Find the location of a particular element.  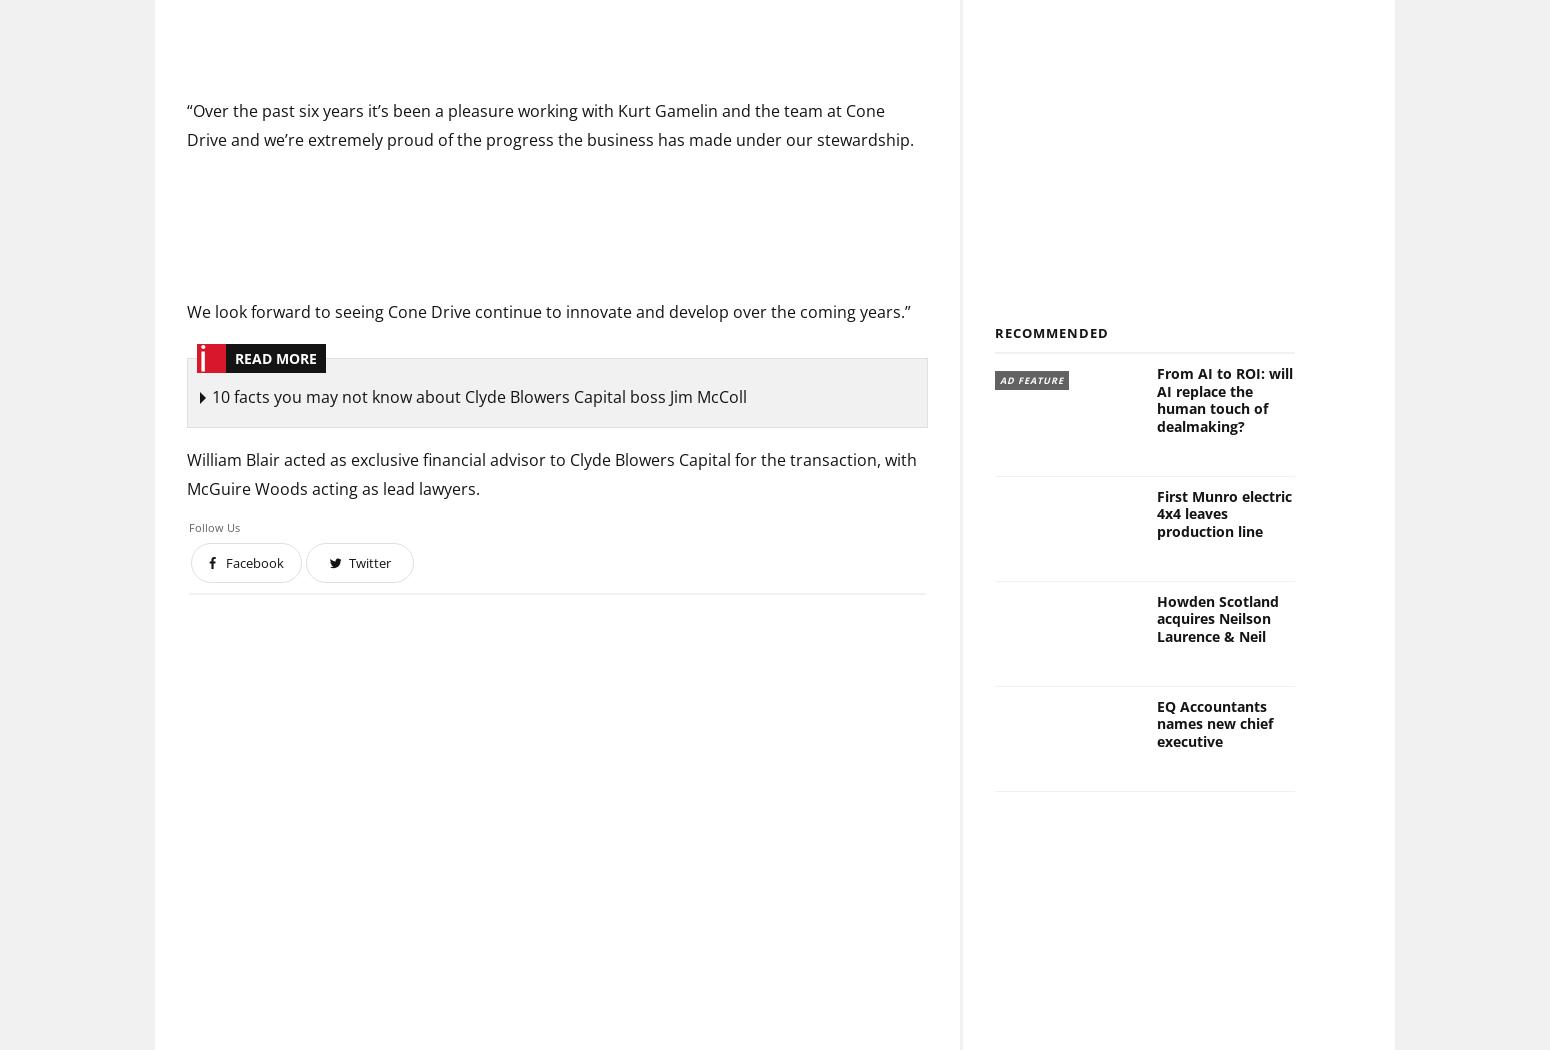

'Ad Feature' is located at coordinates (1031, 380).